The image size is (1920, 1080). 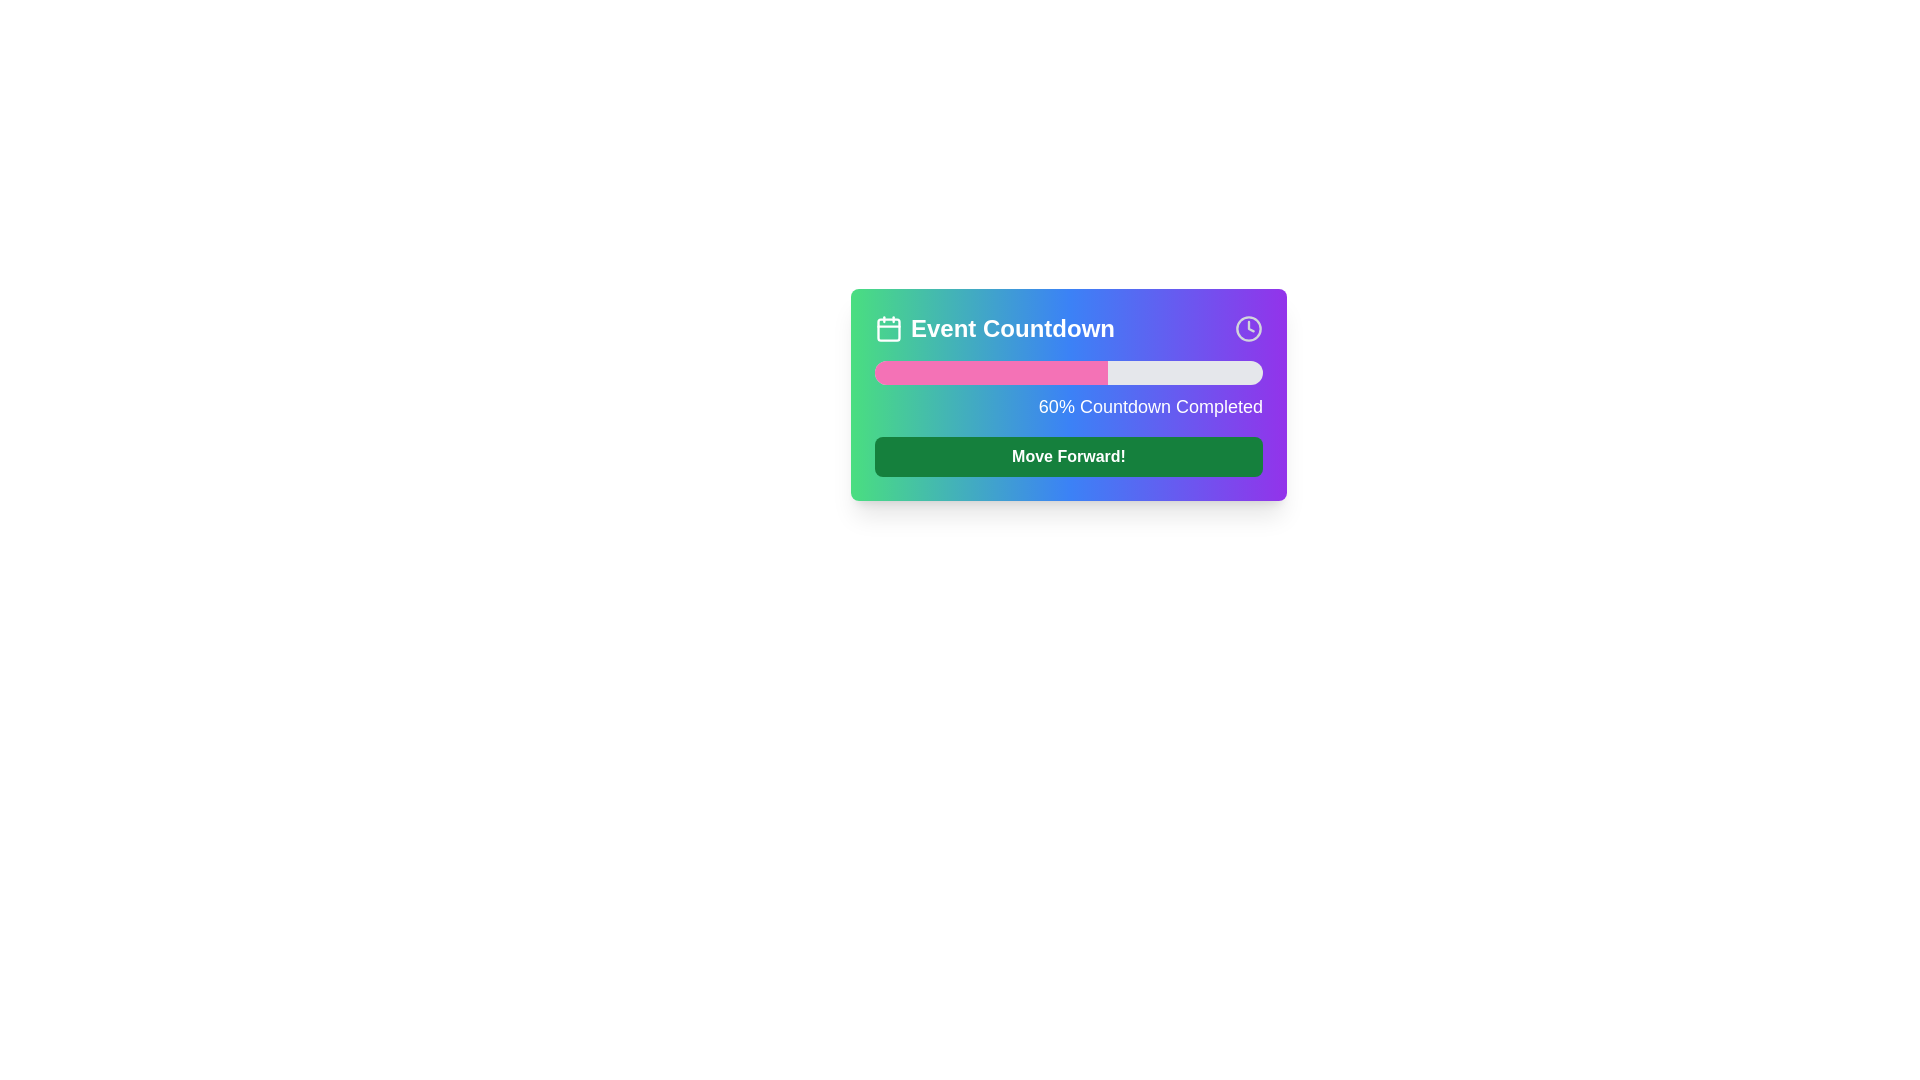 What do you see at coordinates (1247, 327) in the screenshot?
I see `the circular SVG element that forms part of the clock icon in the top-right corner of the 'Event Countdown' card` at bounding box center [1247, 327].